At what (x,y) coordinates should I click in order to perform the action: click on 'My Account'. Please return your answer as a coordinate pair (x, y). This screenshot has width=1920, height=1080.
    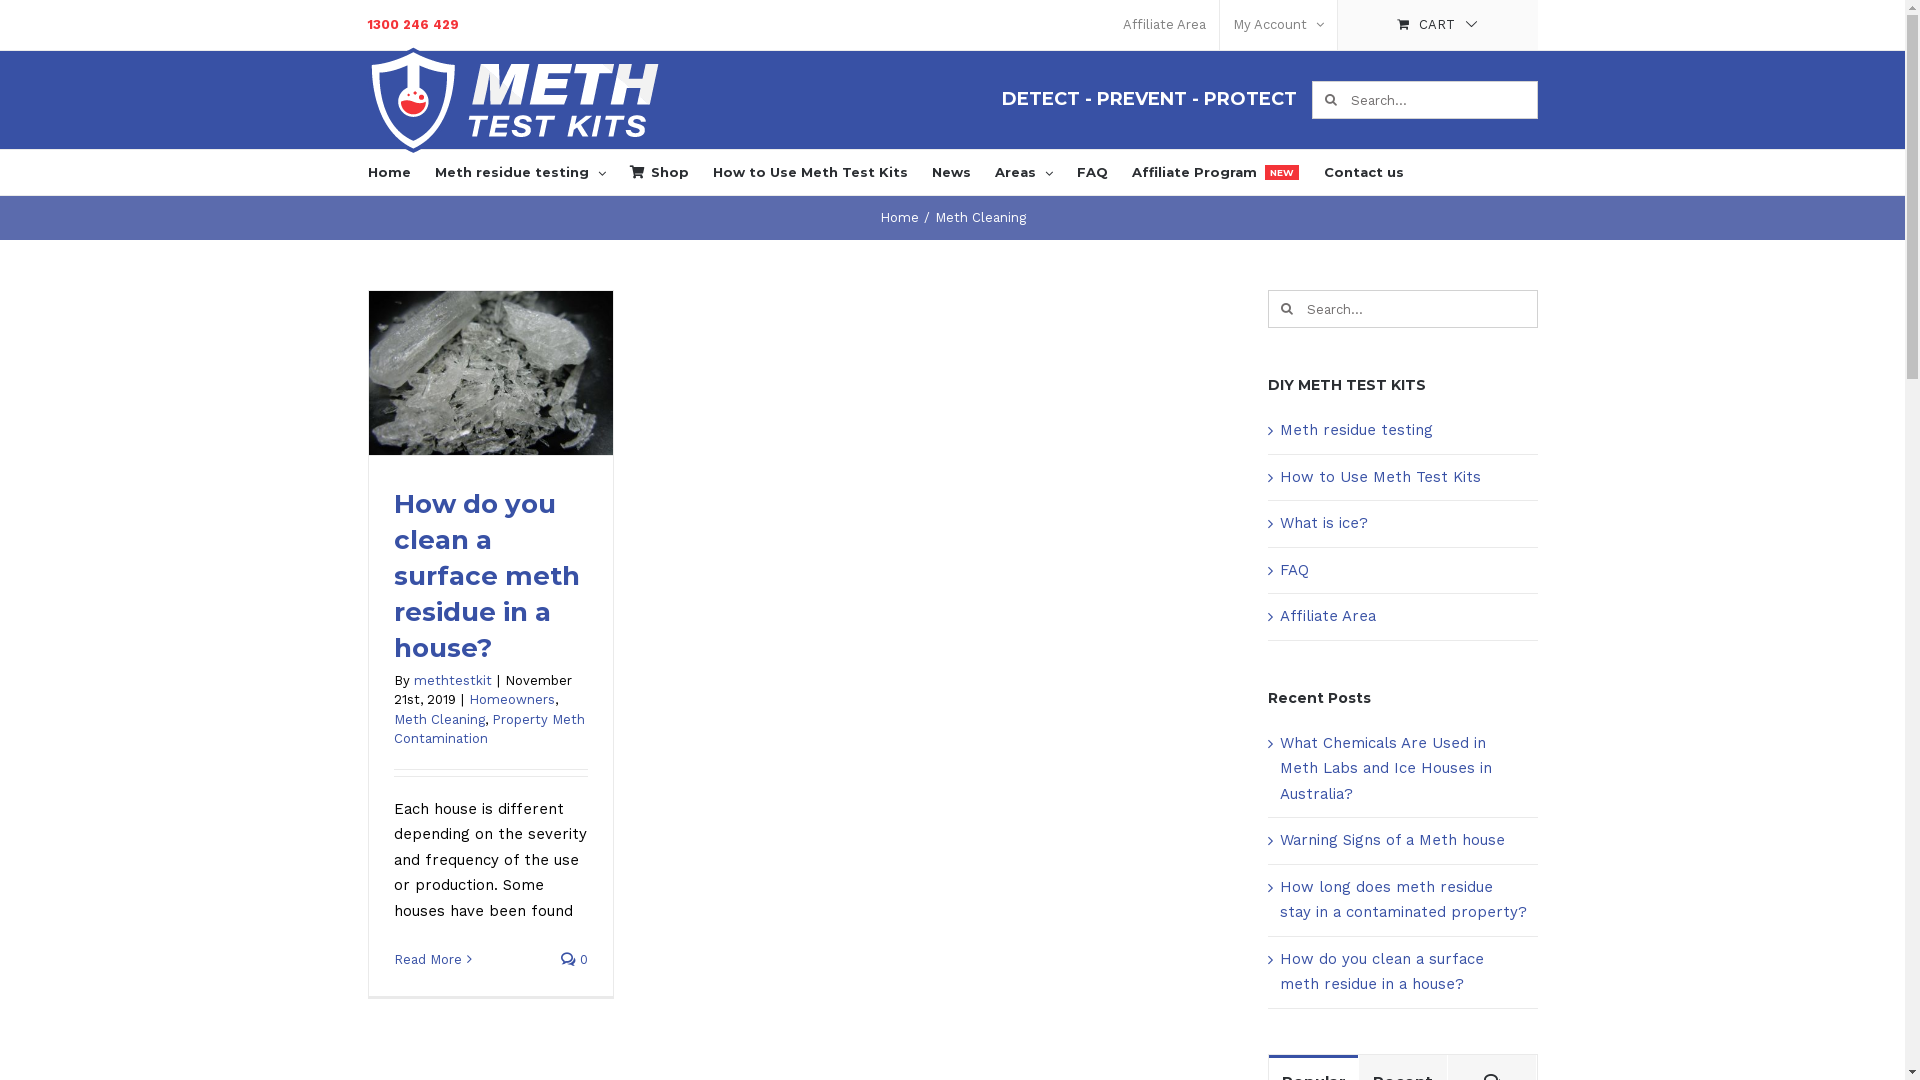
    Looking at the image, I should click on (1218, 24).